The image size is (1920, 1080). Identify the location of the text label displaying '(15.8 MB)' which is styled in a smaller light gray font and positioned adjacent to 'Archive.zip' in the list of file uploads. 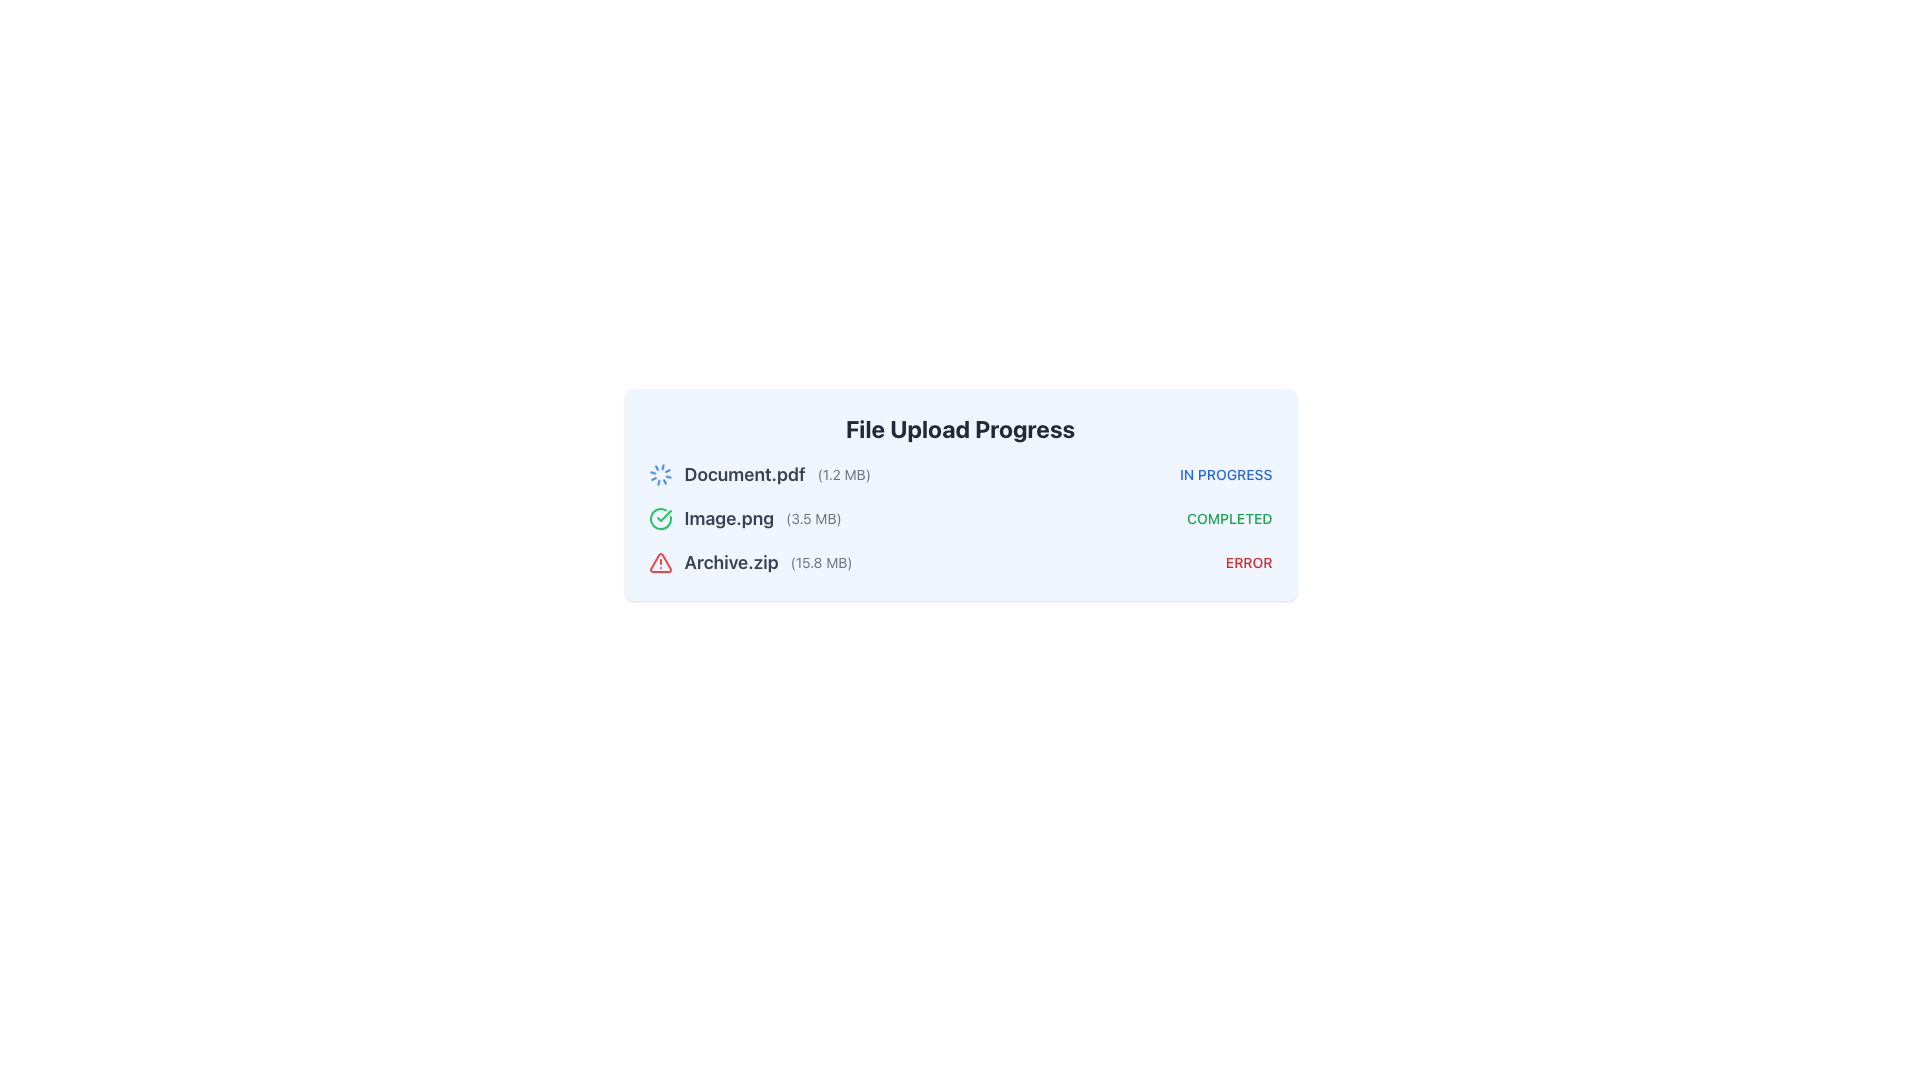
(821, 563).